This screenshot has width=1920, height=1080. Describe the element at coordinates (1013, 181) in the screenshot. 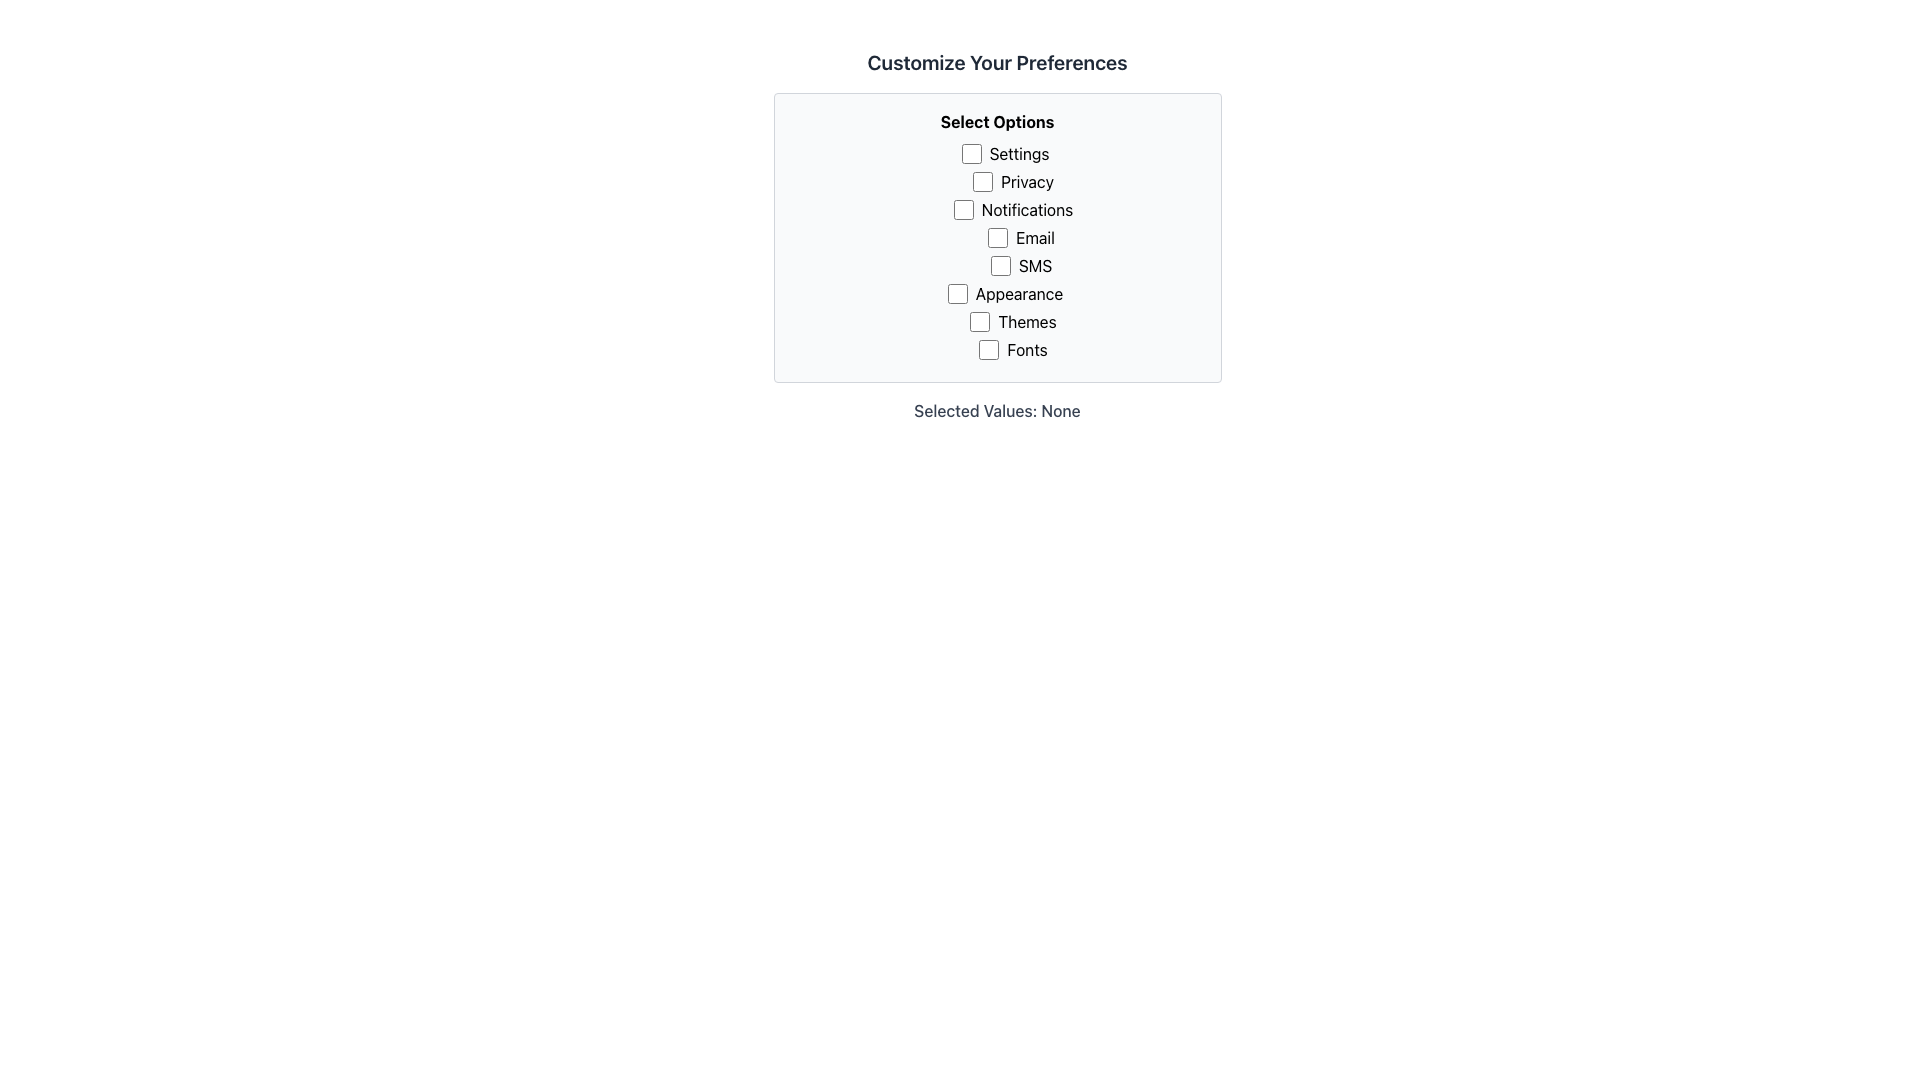

I see `the 'Privacy' setting label, which is located in the second row of the options within the Customize Your Preferences dialog, under the heading 'Select Options', and is positioned immediately to the left of the corresponding checkbox` at that location.